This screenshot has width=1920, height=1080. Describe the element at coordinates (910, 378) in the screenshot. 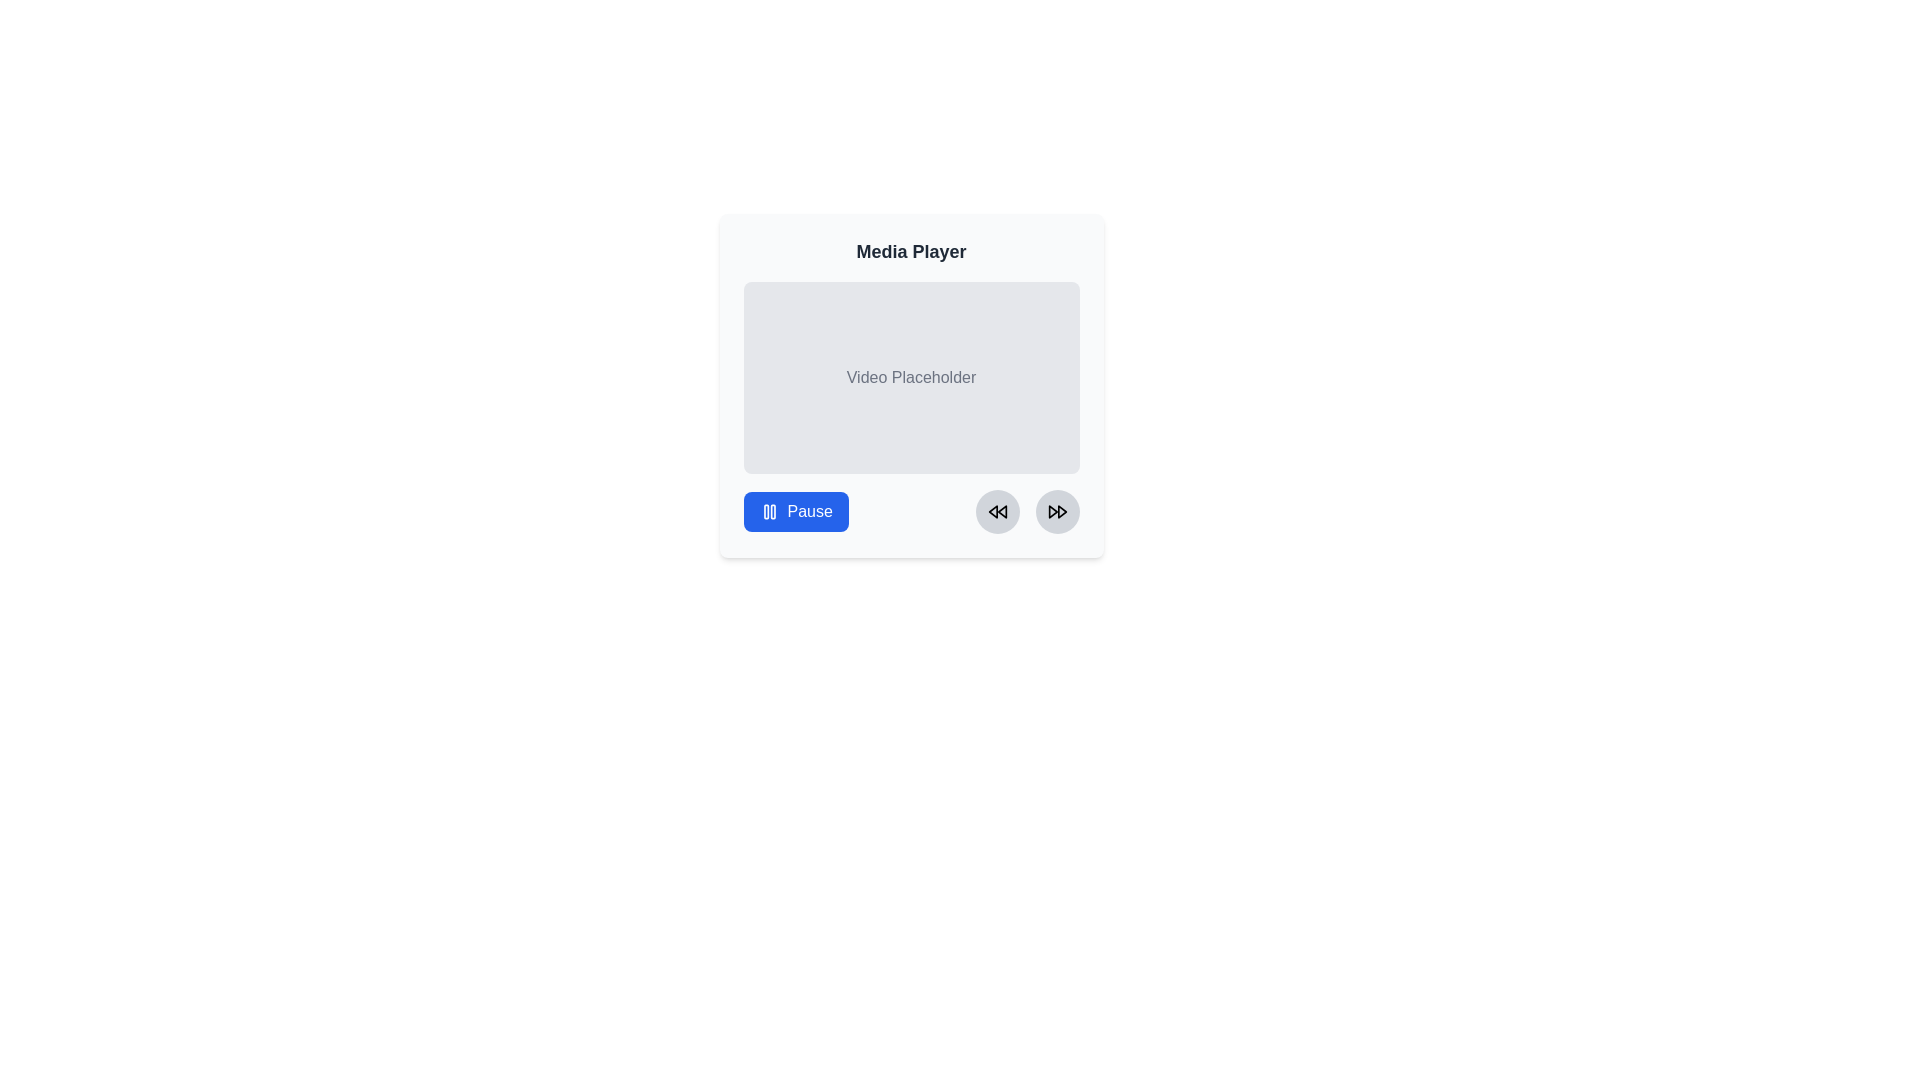

I see `the video display placeholder located below the title 'Media Player' and above the controls area` at that location.